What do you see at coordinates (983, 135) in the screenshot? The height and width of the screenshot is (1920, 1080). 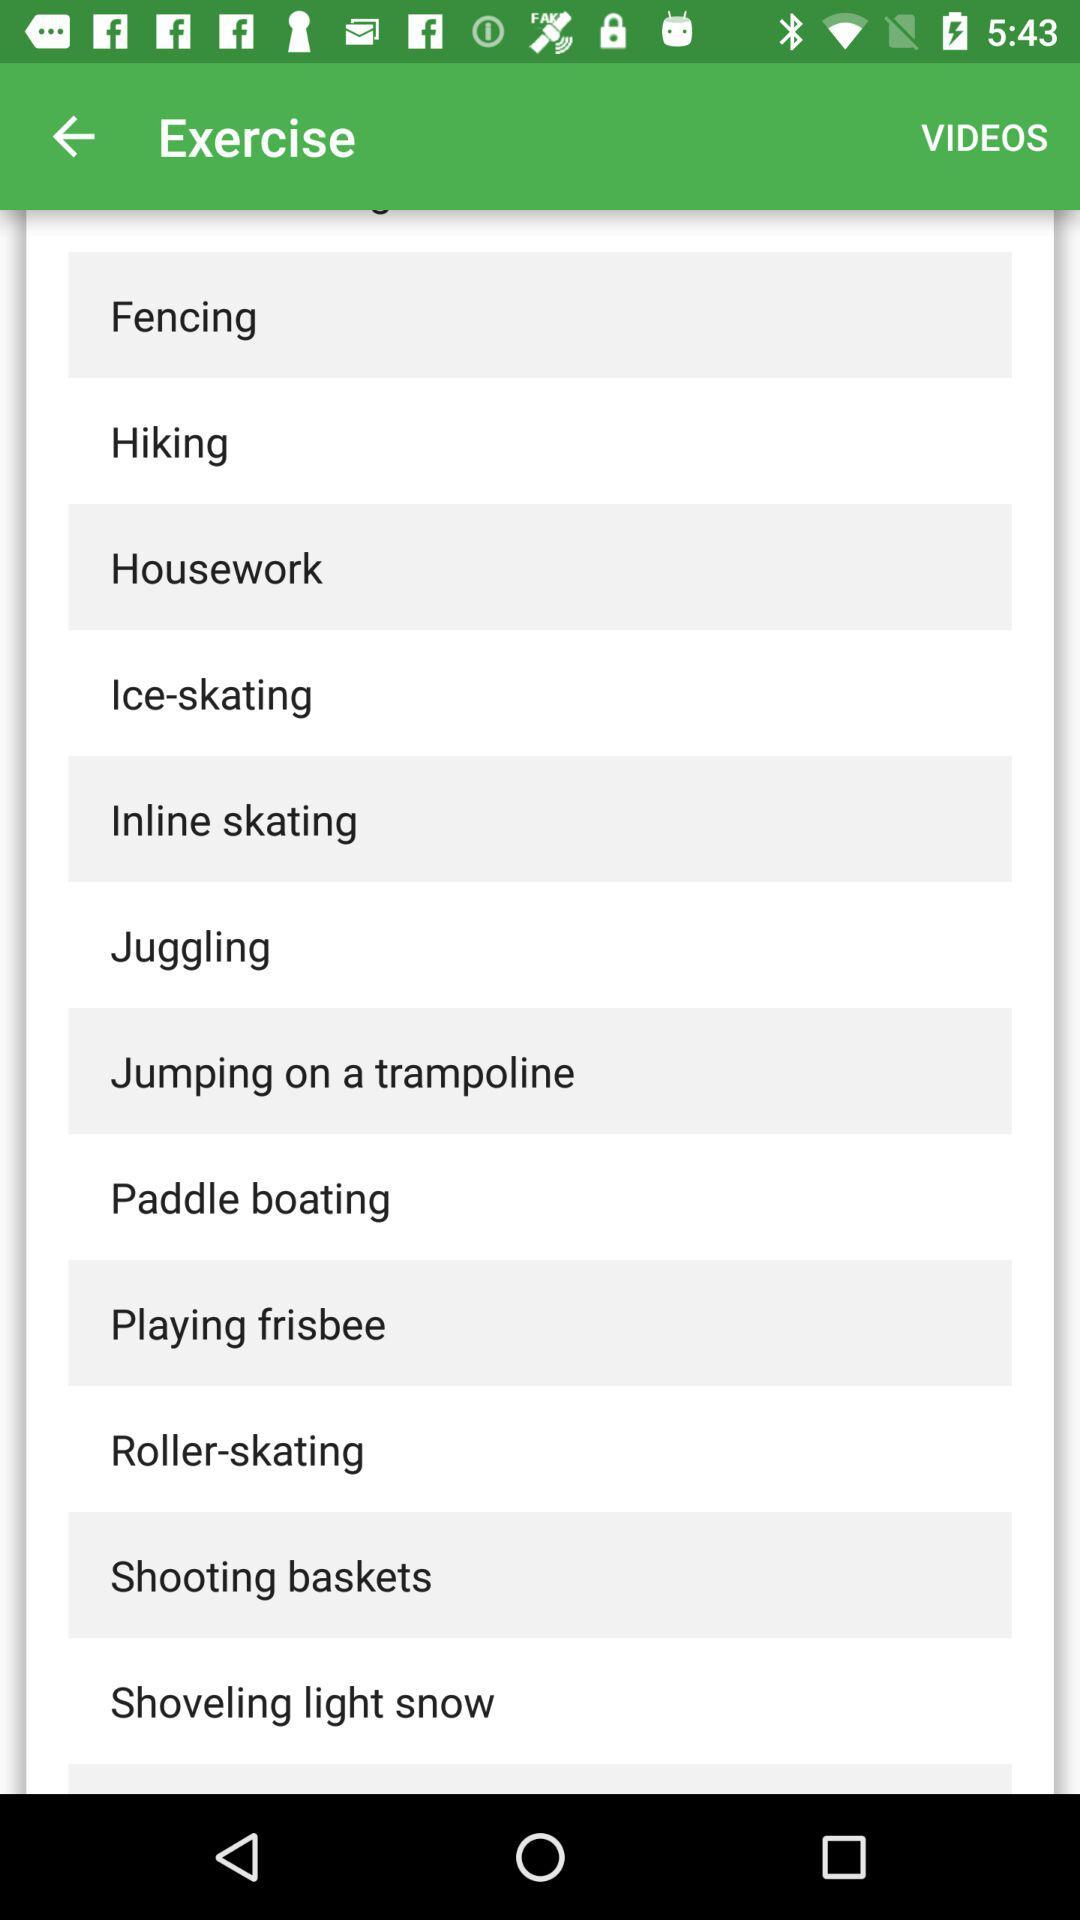 I see `the videos icon` at bounding box center [983, 135].